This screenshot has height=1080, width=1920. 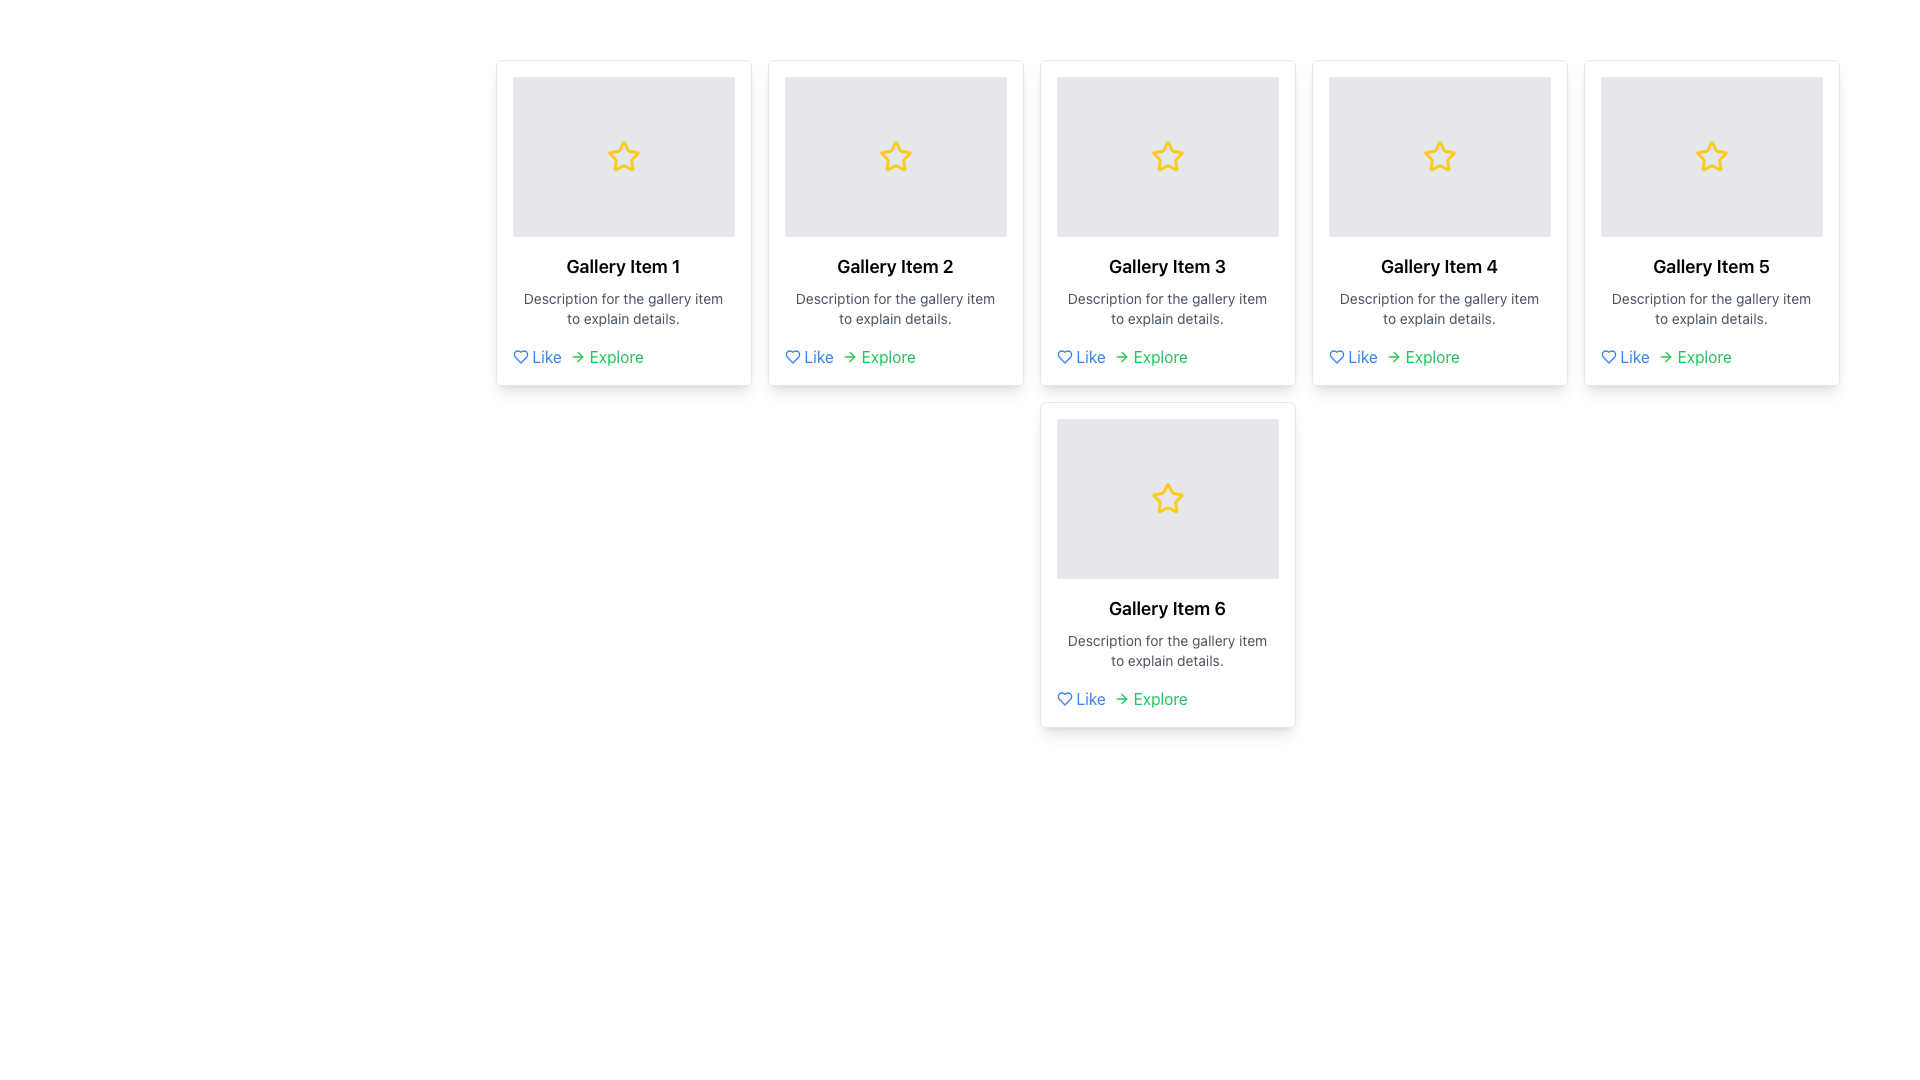 I want to click on the static text block that provides additional descriptive details about 'Gallery Item 5', located beneath the title and above the interactive options, so click(x=1710, y=308).